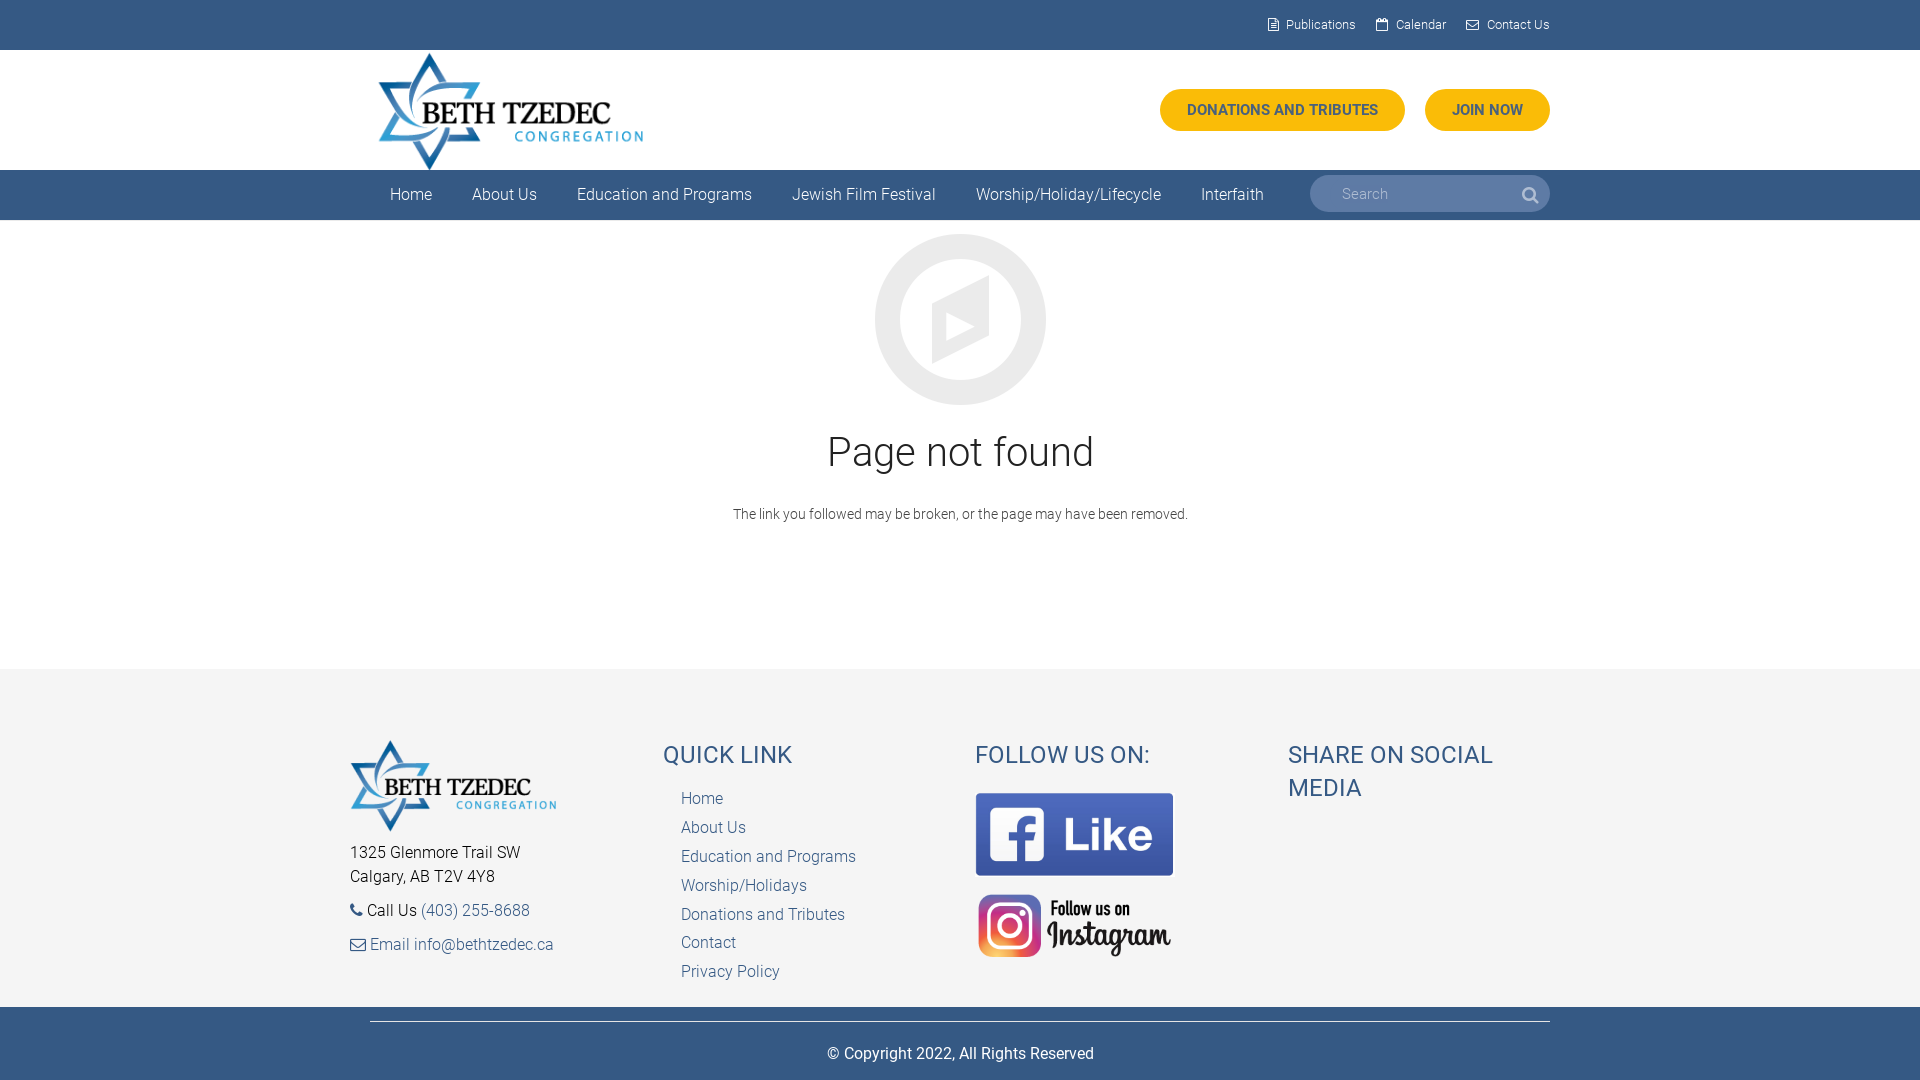 This screenshot has height=1080, width=1920. I want to click on 'Jewish Film Festival', so click(771, 195).